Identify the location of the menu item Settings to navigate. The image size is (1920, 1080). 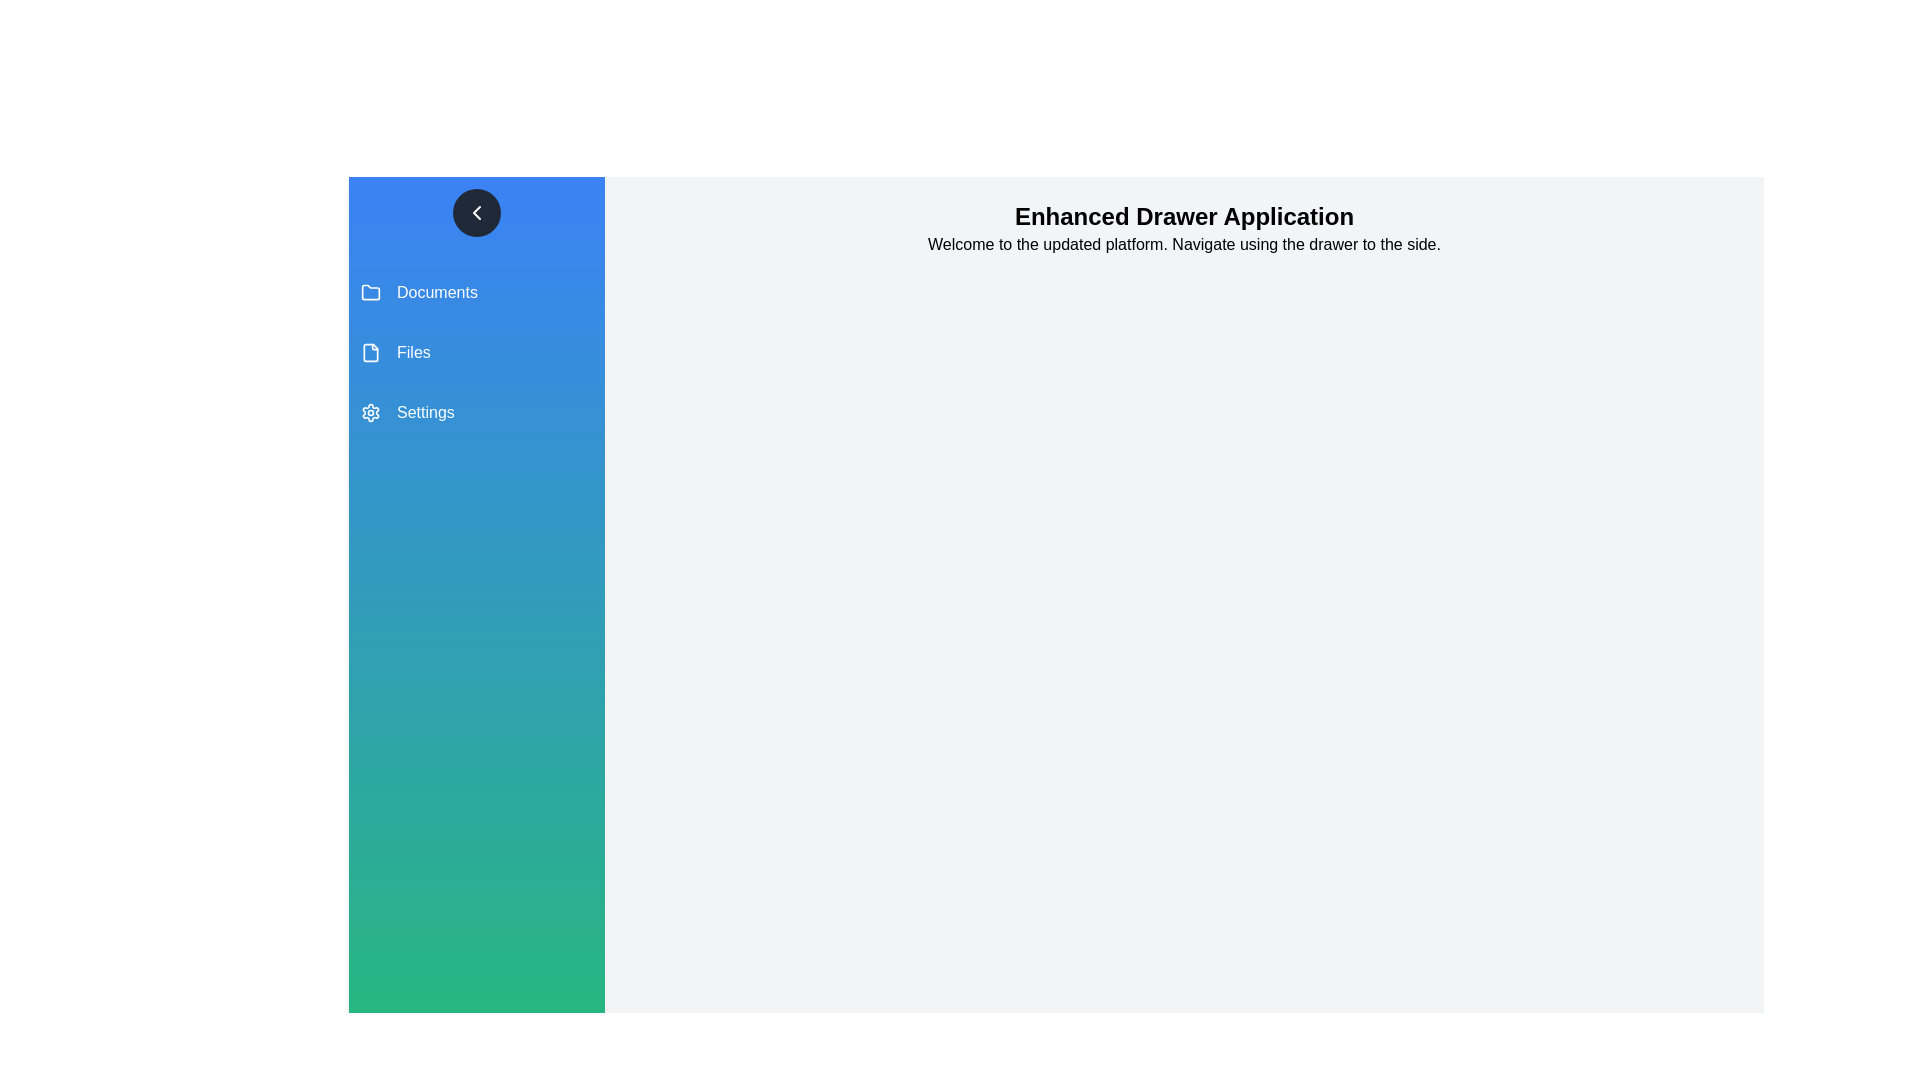
(475, 411).